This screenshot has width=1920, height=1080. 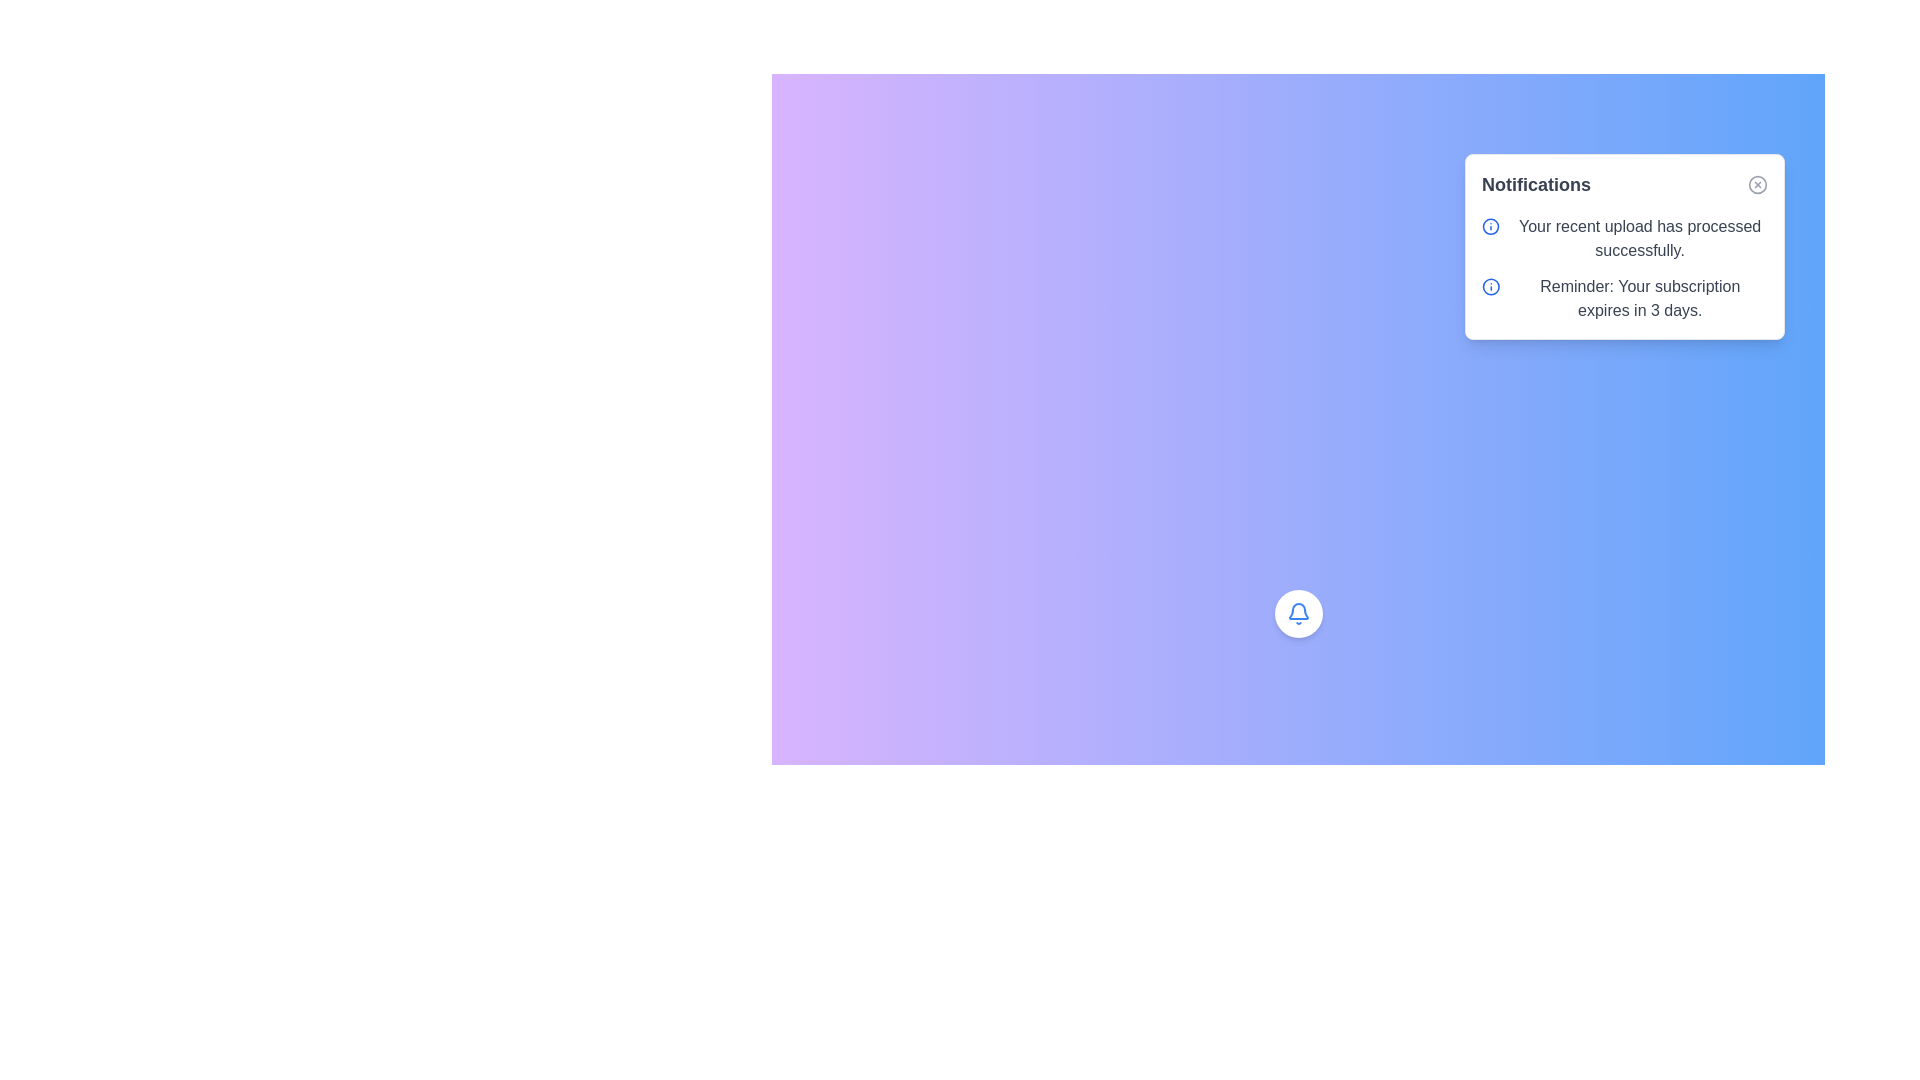 I want to click on the circular close button with an 'X' mark inside, located at the top-right corner of the notification card, so click(x=1756, y=185).